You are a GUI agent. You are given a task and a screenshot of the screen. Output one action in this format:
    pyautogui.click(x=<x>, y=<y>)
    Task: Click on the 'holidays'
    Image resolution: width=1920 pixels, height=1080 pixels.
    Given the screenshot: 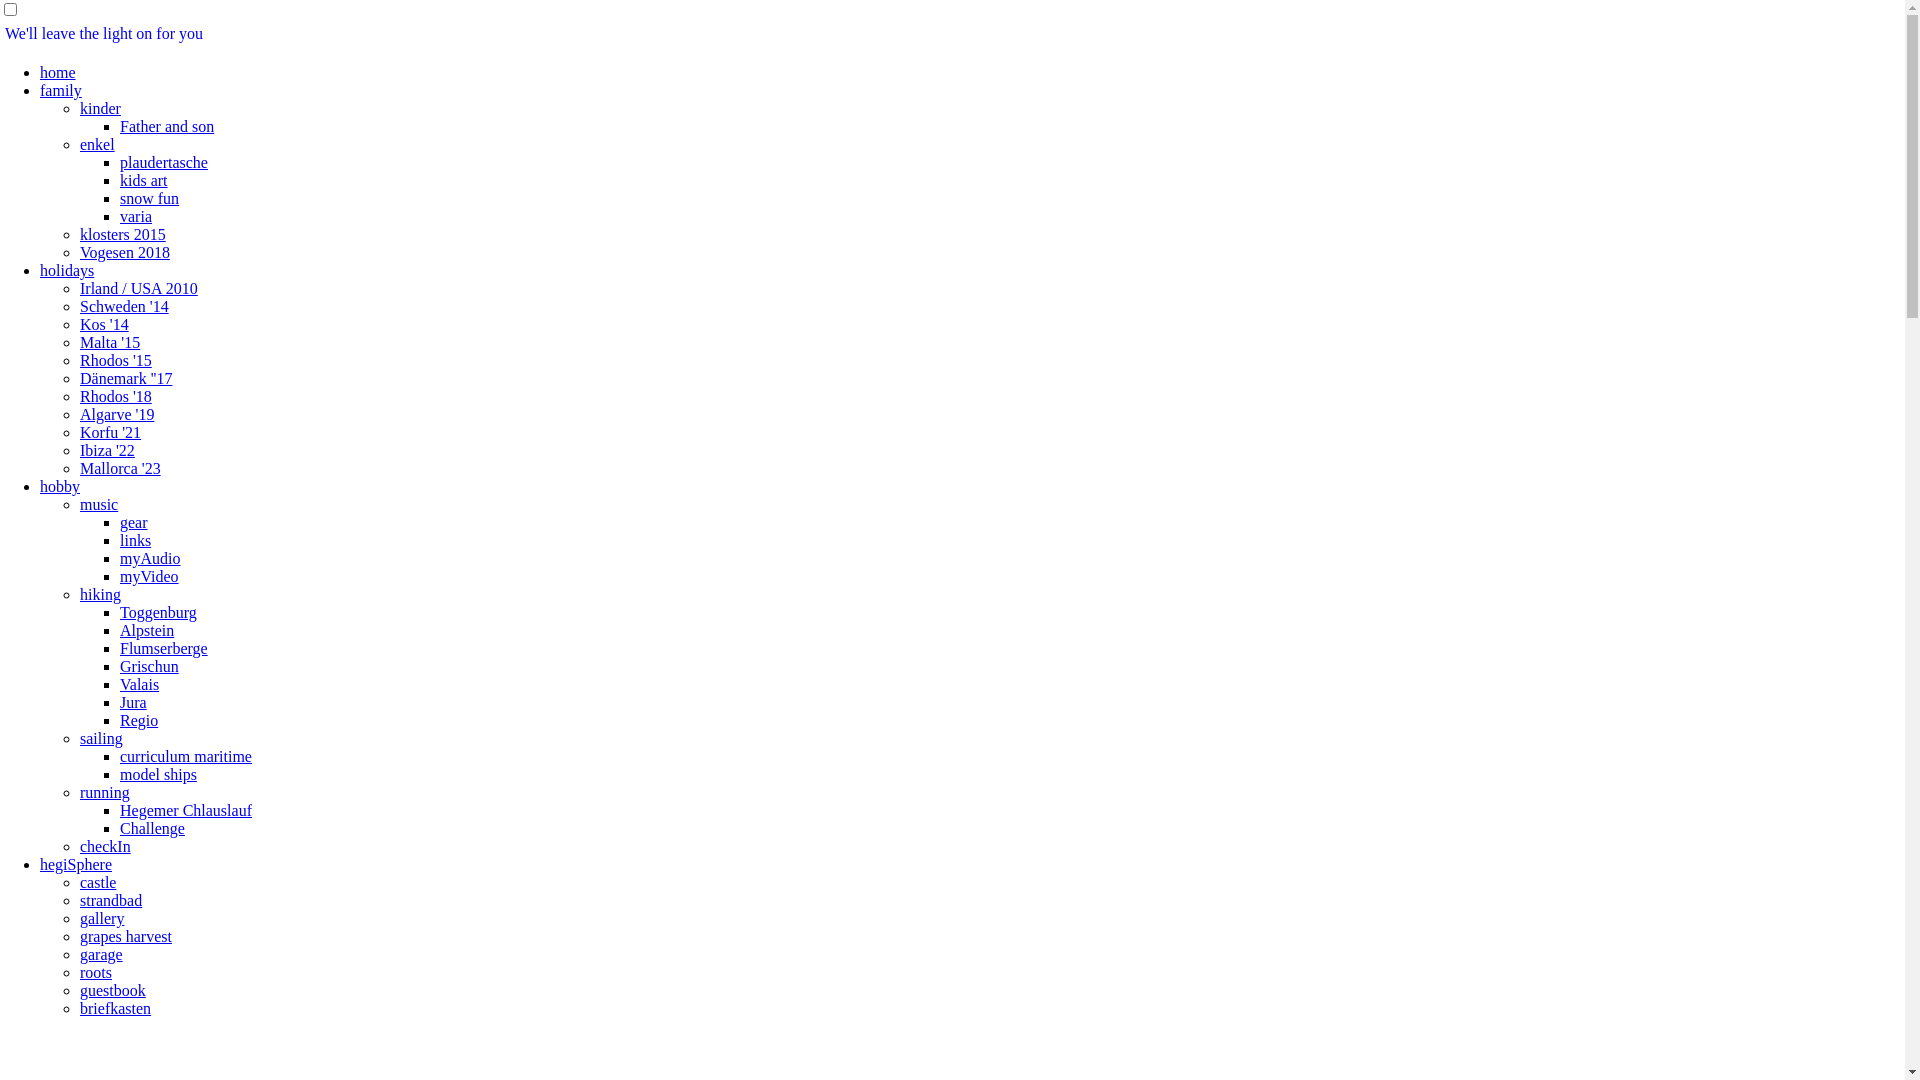 What is the action you would take?
    pyautogui.click(x=67, y=270)
    